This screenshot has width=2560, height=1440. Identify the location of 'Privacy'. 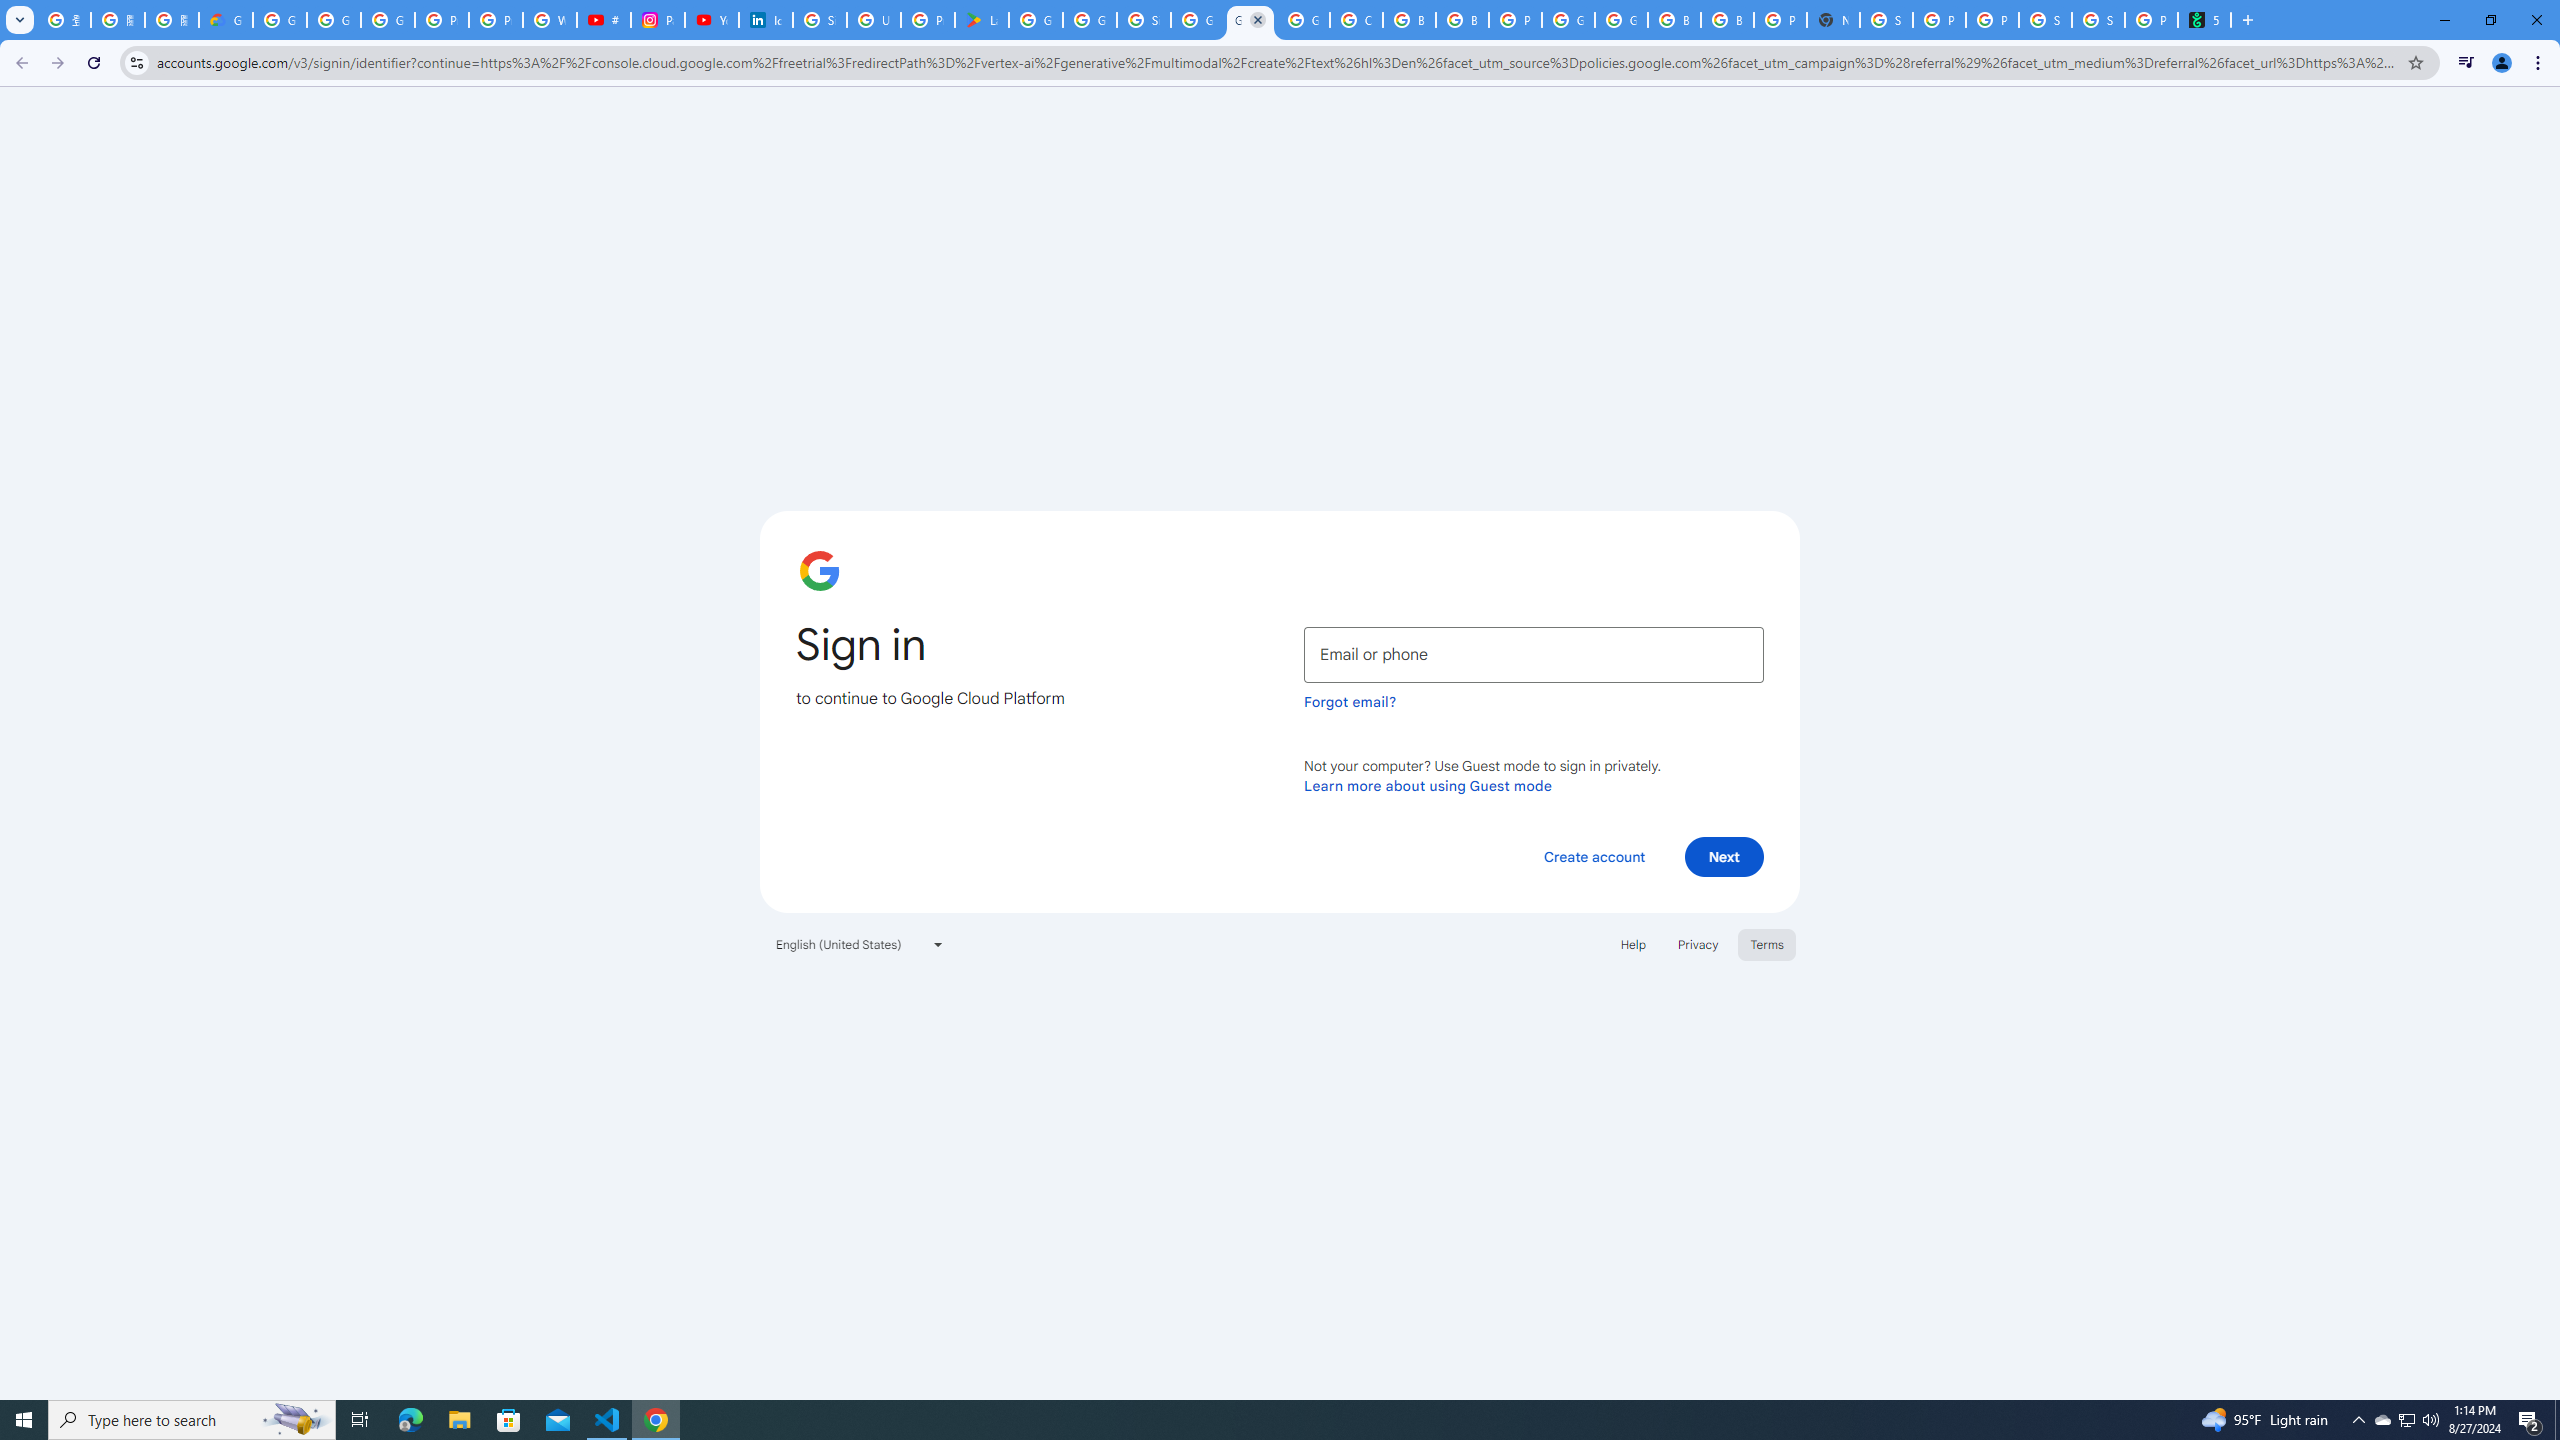
(1696, 942).